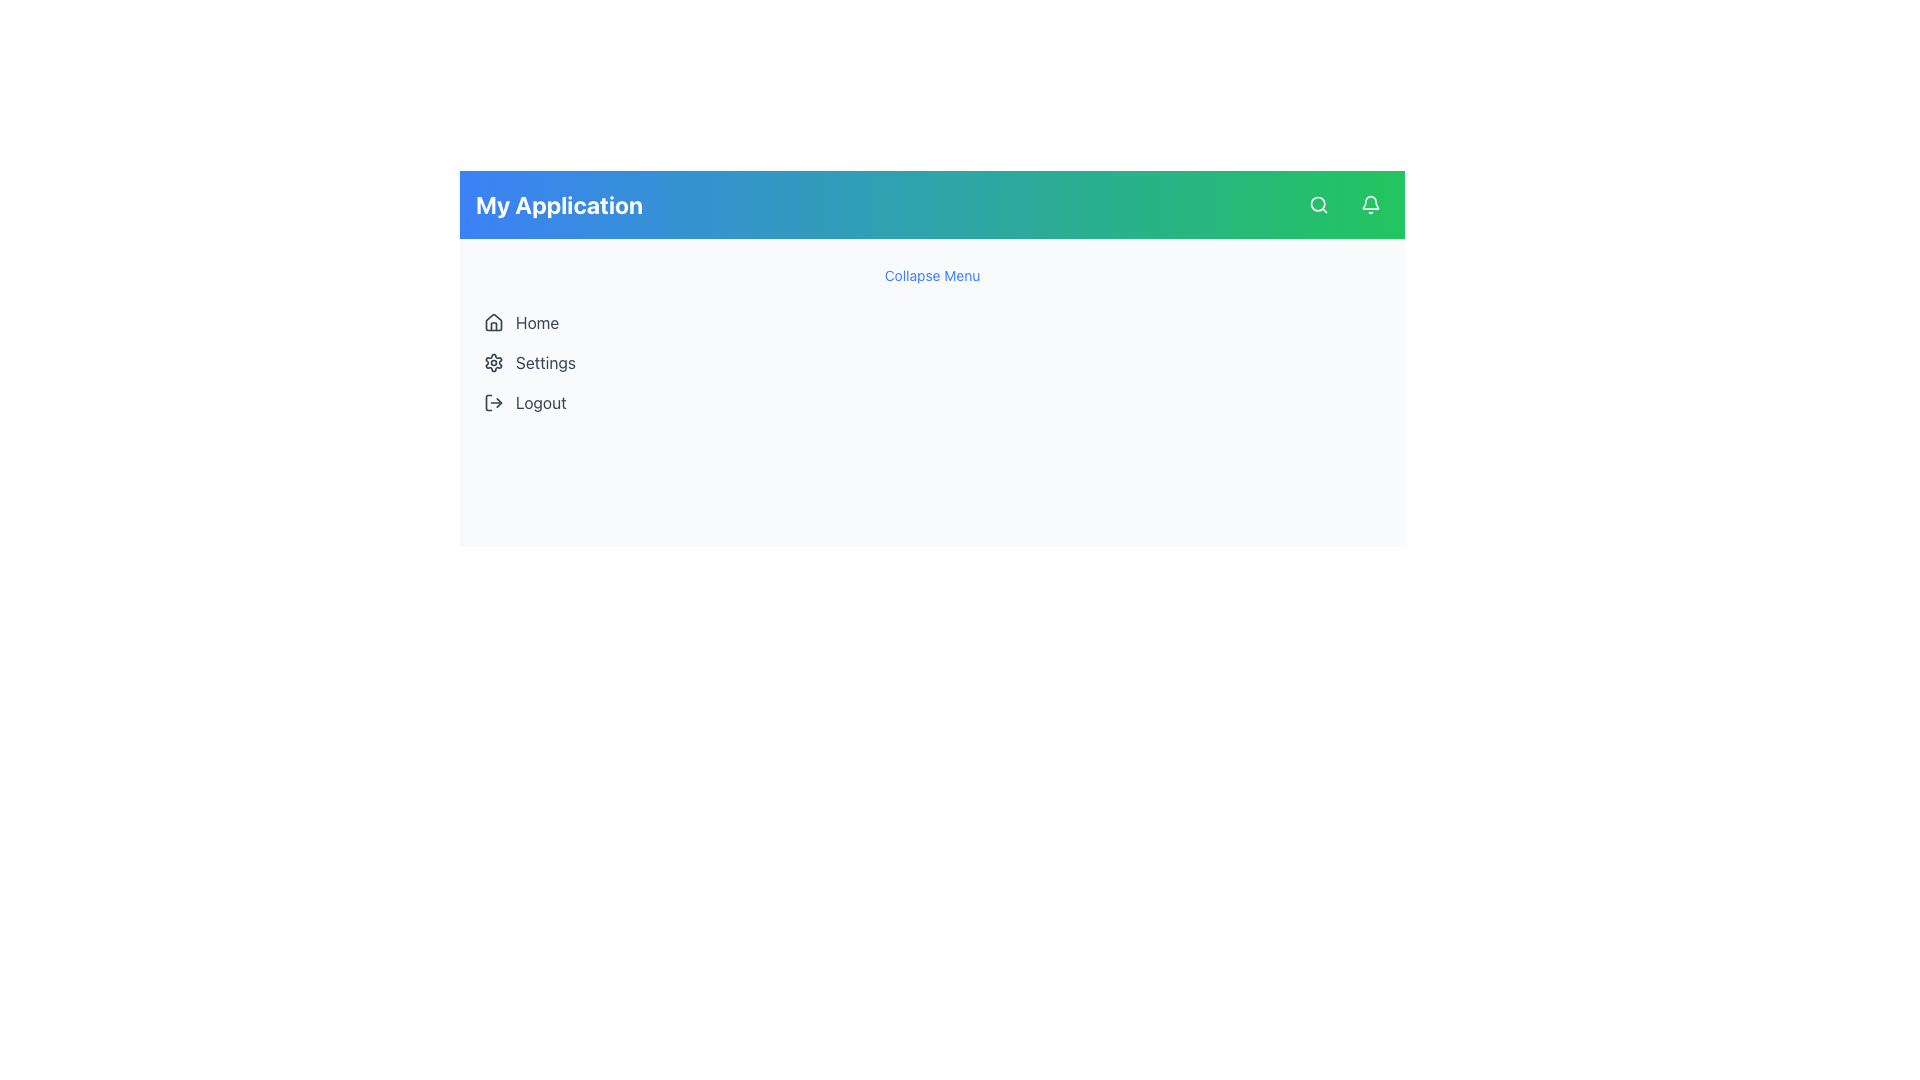 This screenshot has height=1080, width=1920. I want to click on the interactive 'Collapse Menu' button which is a small blue text label located at the top-center of the interface, just below the title bar, so click(931, 276).